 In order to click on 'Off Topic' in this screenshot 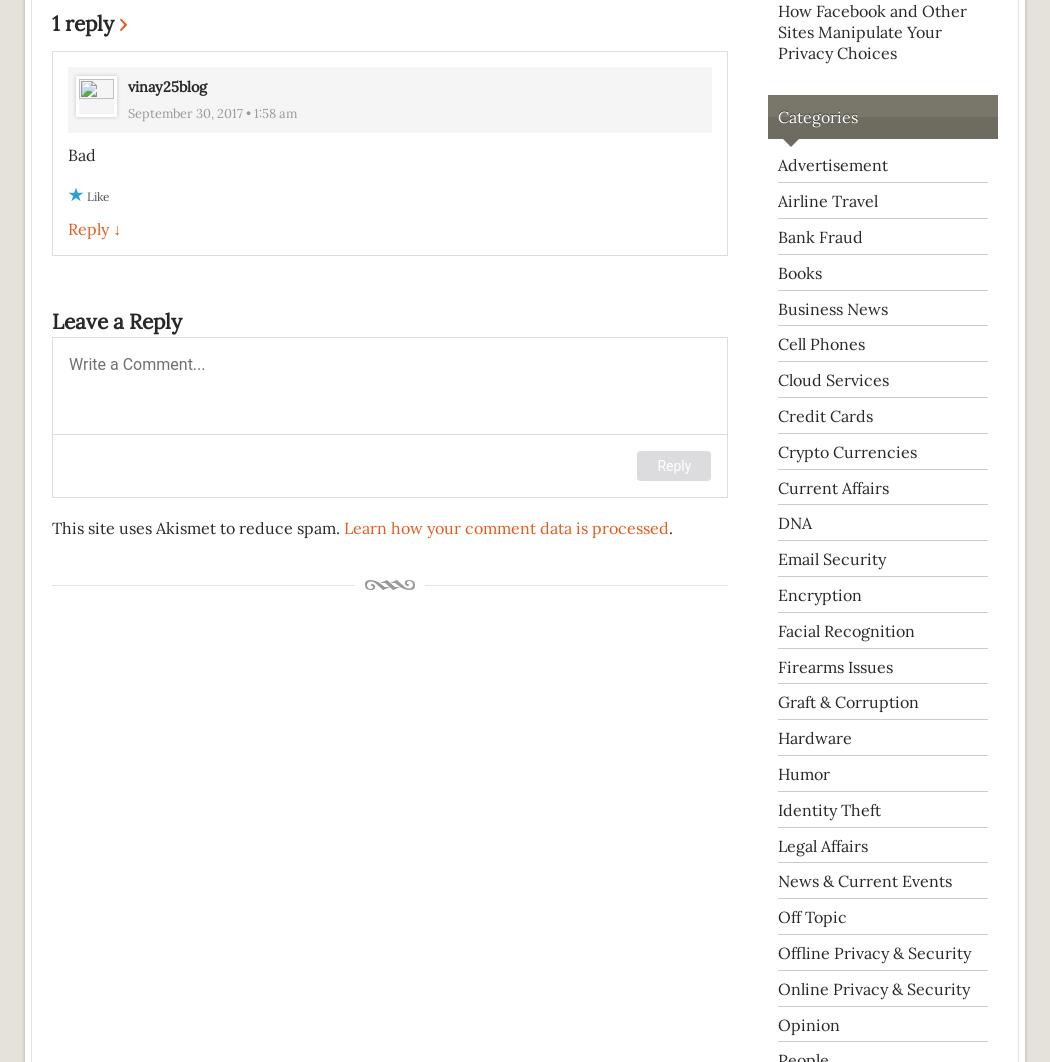, I will do `click(778, 916)`.